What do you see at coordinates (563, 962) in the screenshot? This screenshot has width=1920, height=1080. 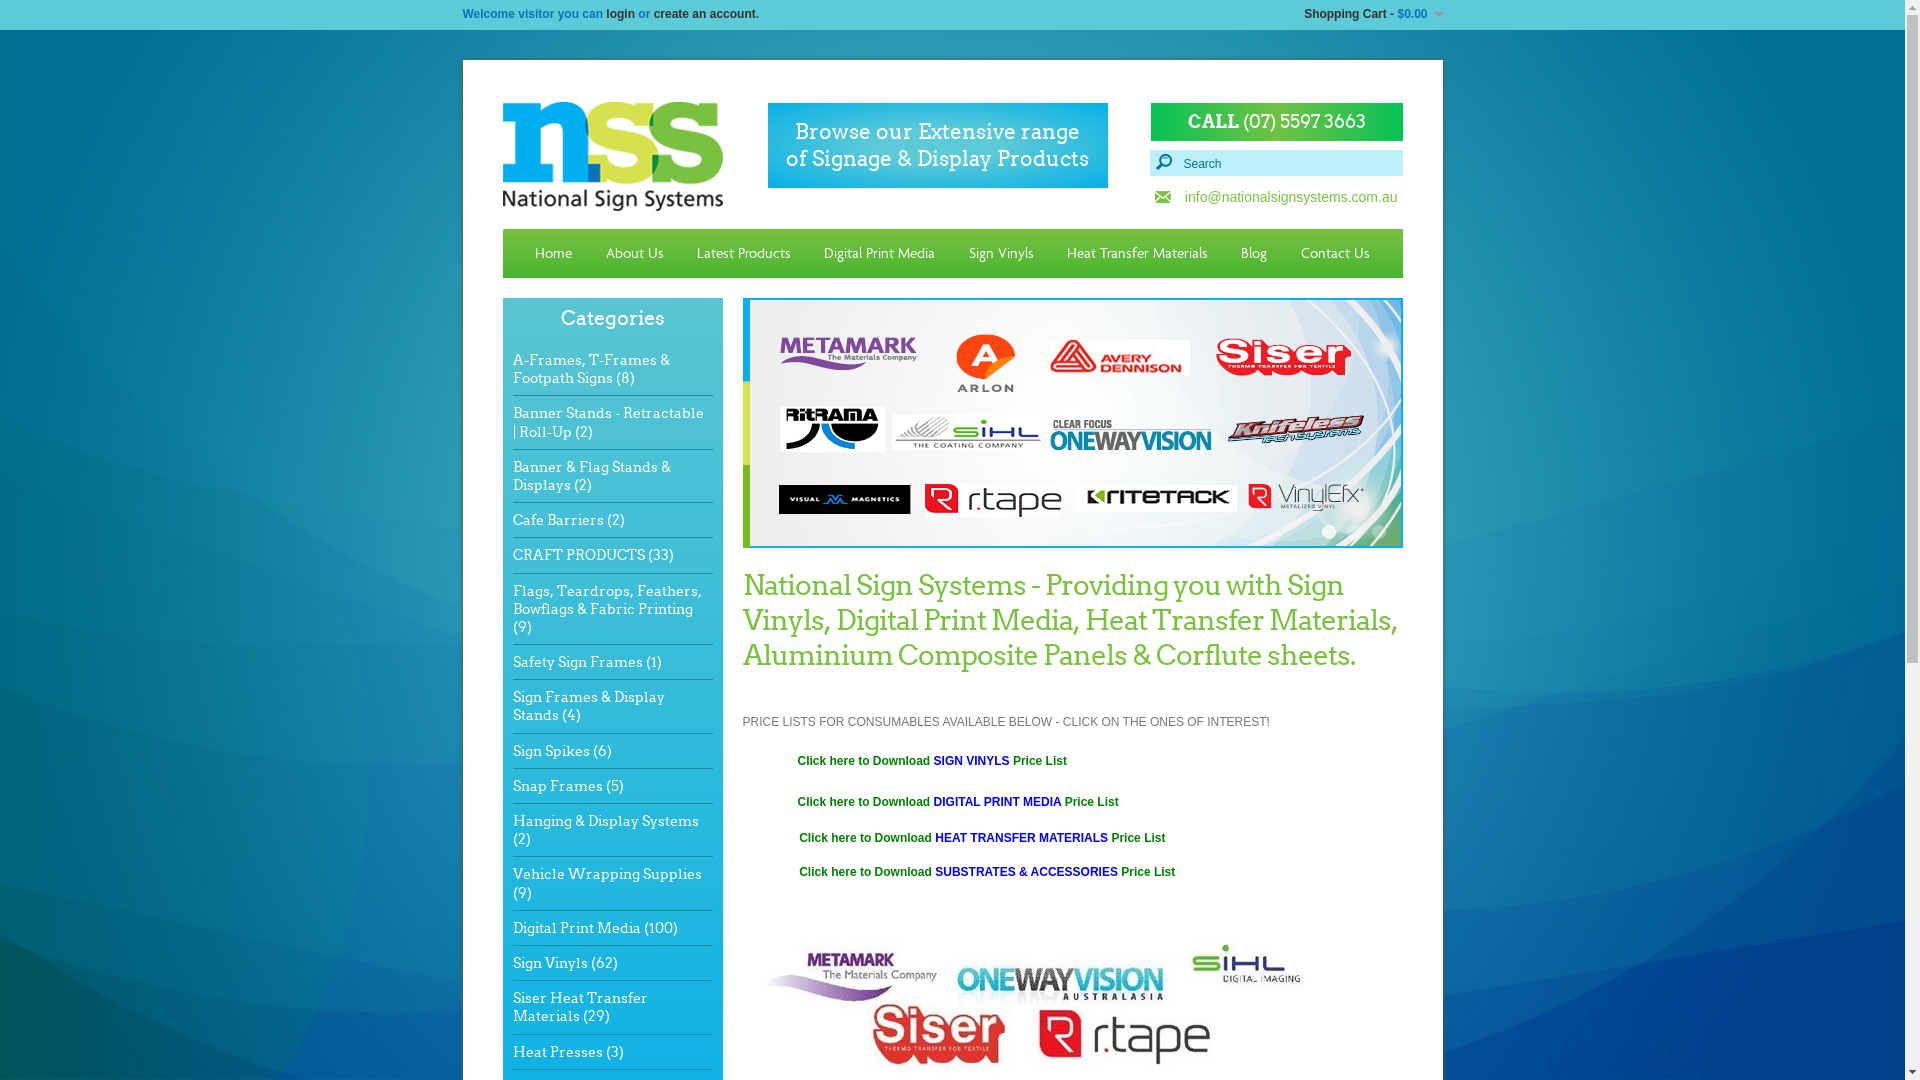 I see `'Sign Vinyls (62)'` at bounding box center [563, 962].